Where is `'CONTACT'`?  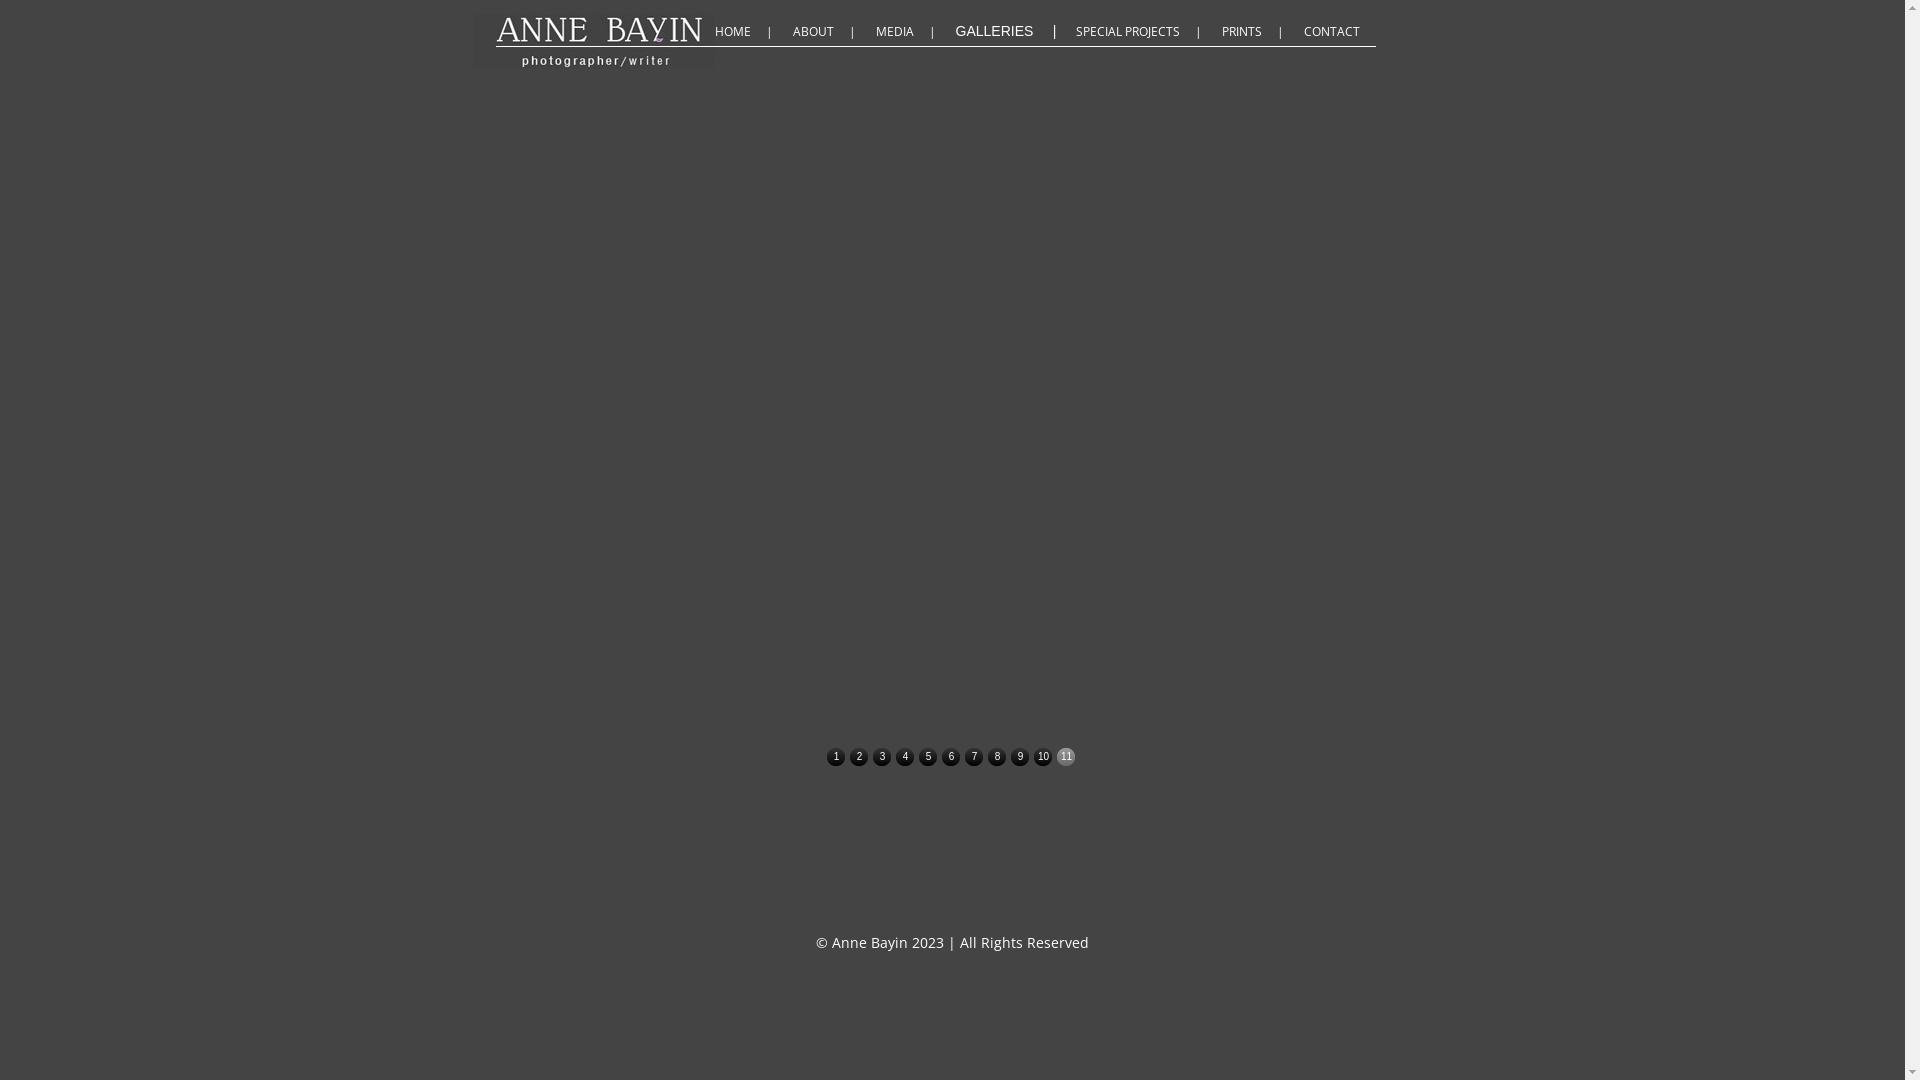 'CONTACT' is located at coordinates (1334, 31).